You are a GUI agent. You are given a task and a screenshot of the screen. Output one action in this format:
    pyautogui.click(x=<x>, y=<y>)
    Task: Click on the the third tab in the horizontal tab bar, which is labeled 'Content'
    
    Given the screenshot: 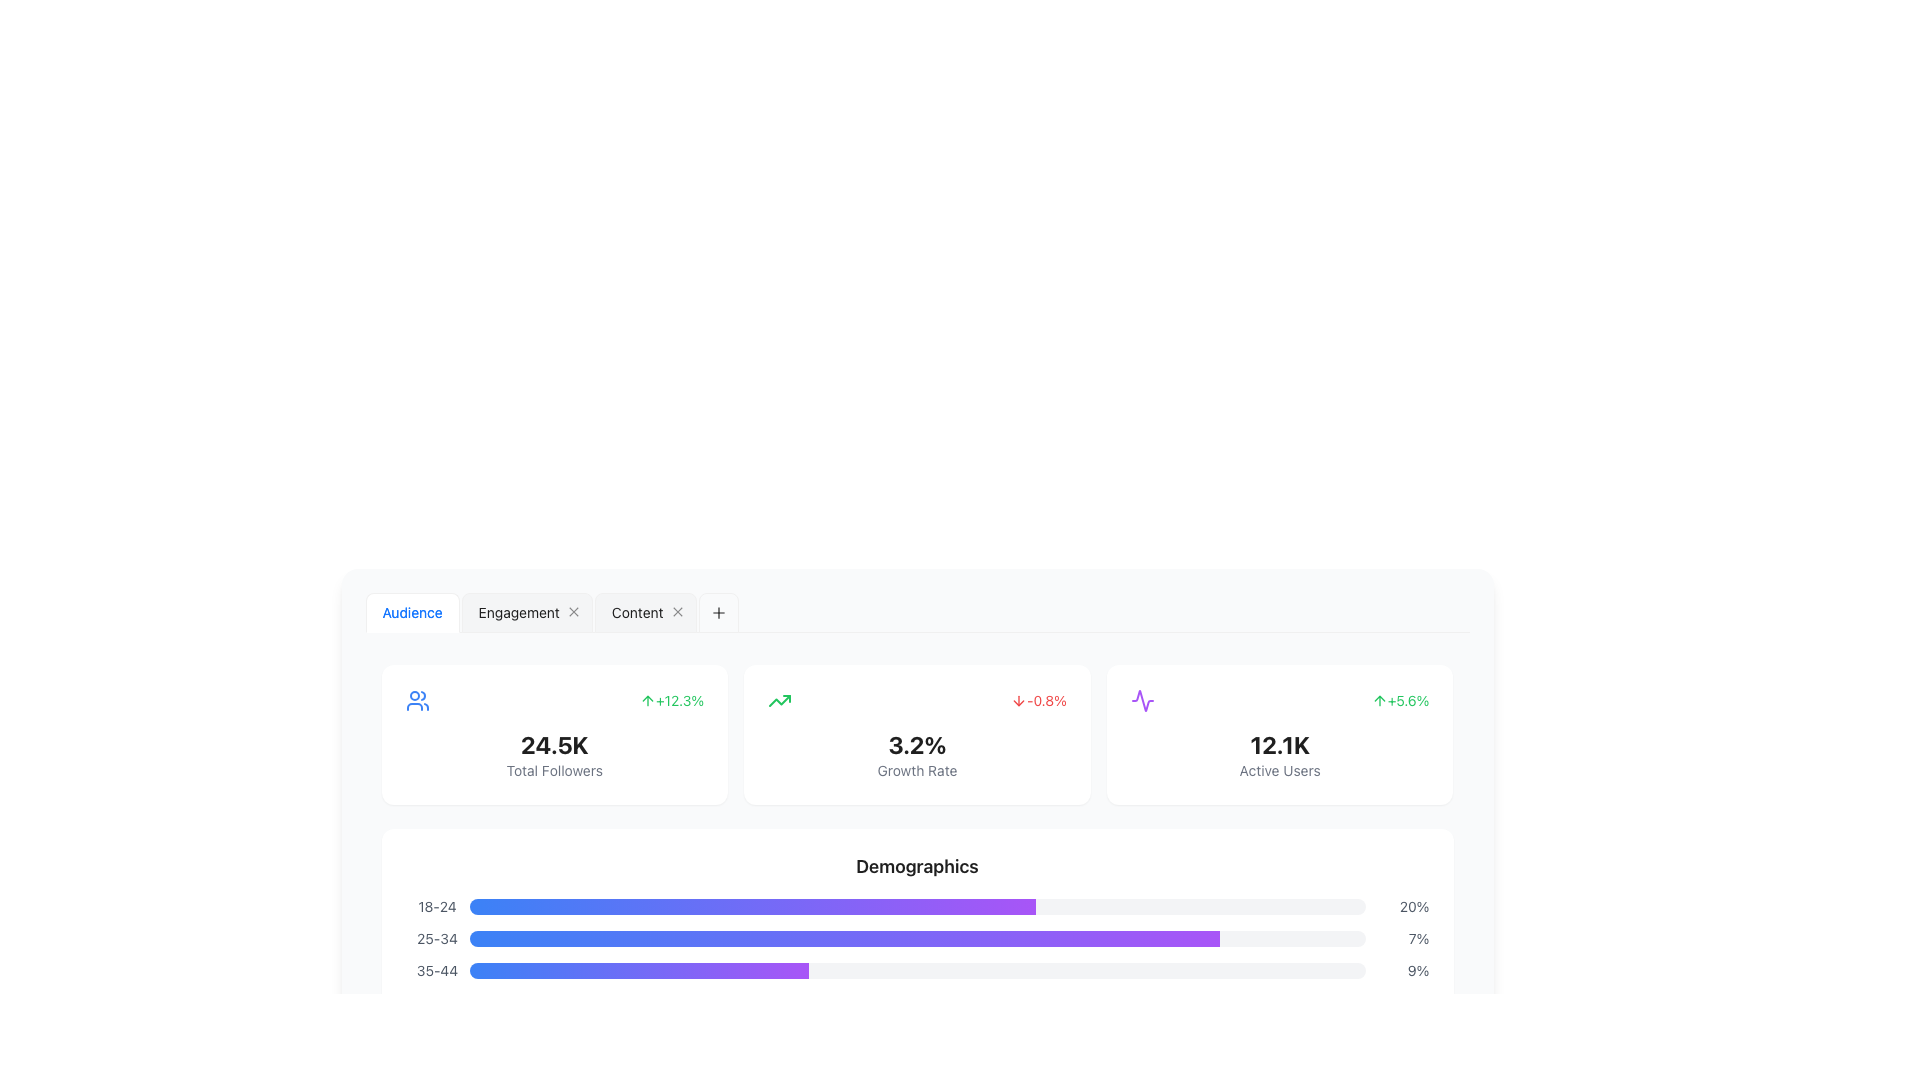 What is the action you would take?
    pyautogui.click(x=636, y=612)
    